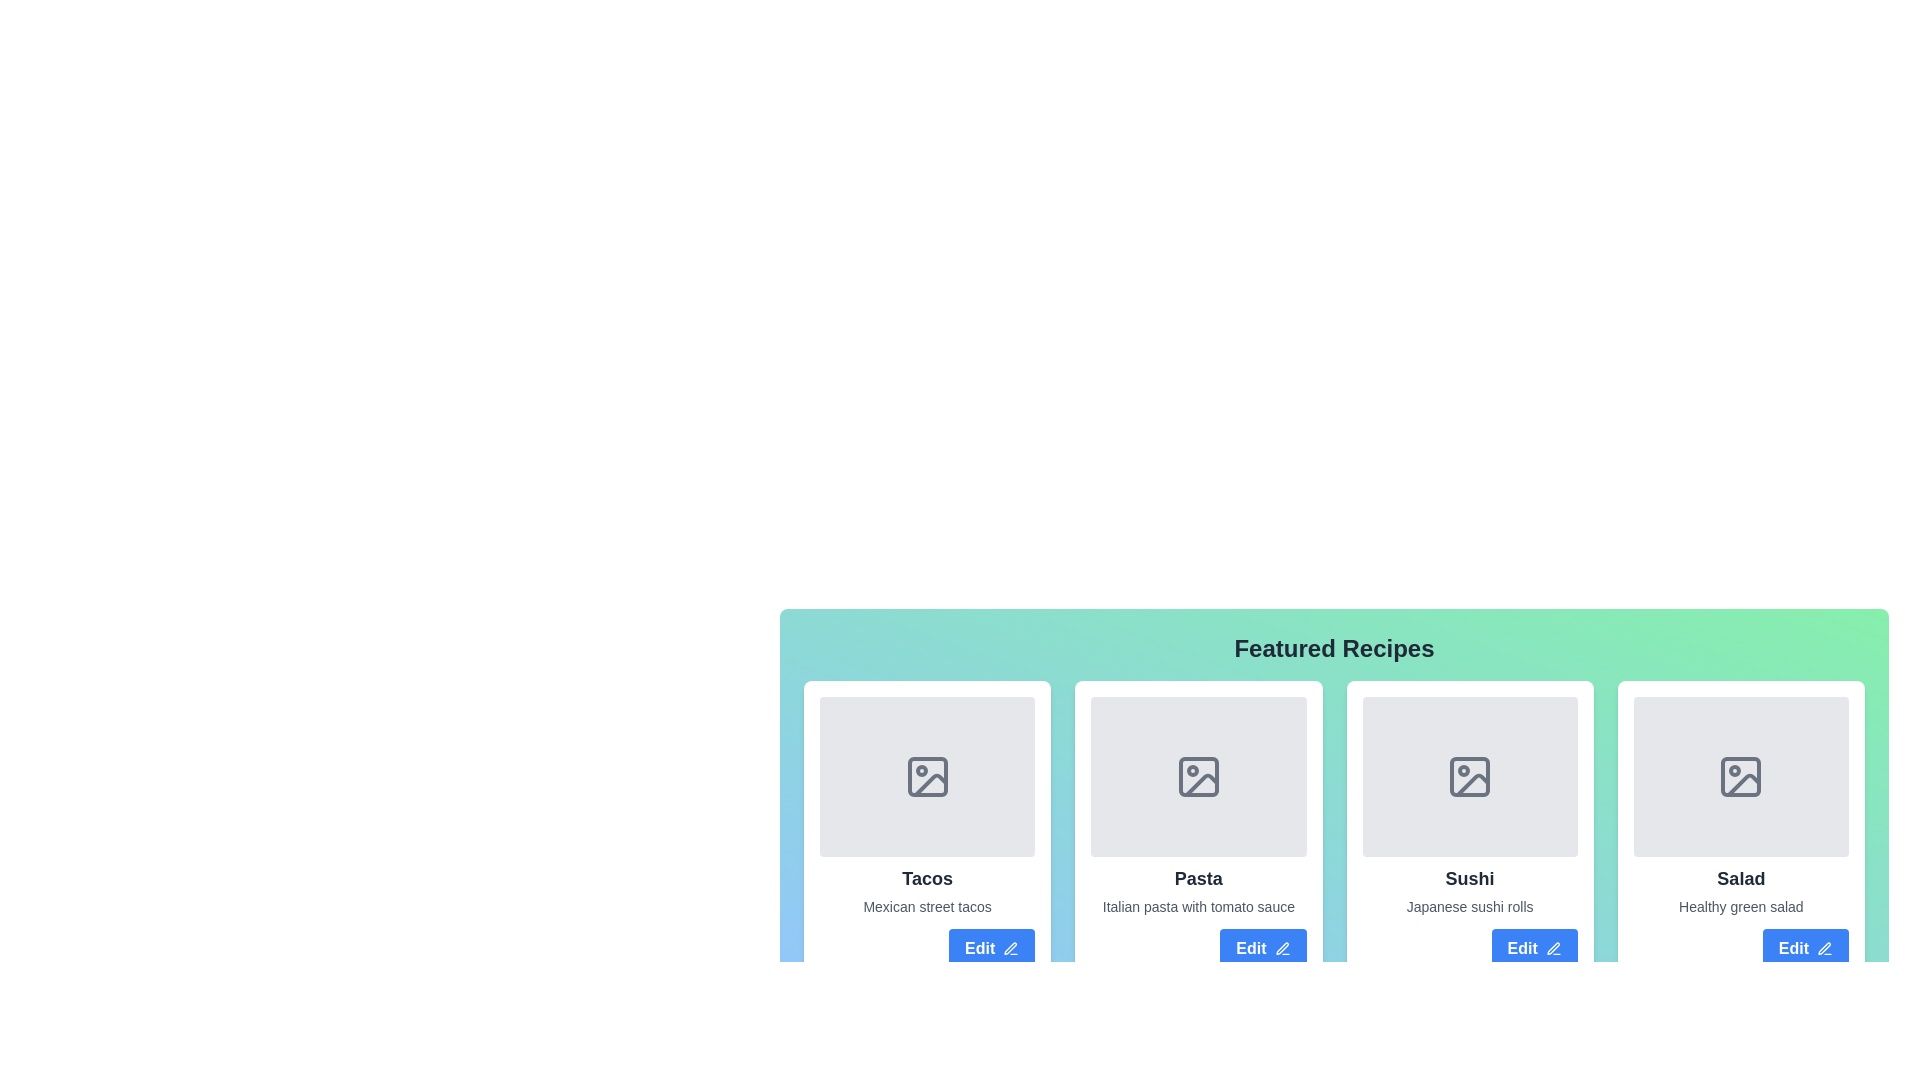  I want to click on the text label displaying 'Tacos', which is styled in a bold and large font and is centrally placed within its card, located below a gray image placeholder, so click(926, 878).